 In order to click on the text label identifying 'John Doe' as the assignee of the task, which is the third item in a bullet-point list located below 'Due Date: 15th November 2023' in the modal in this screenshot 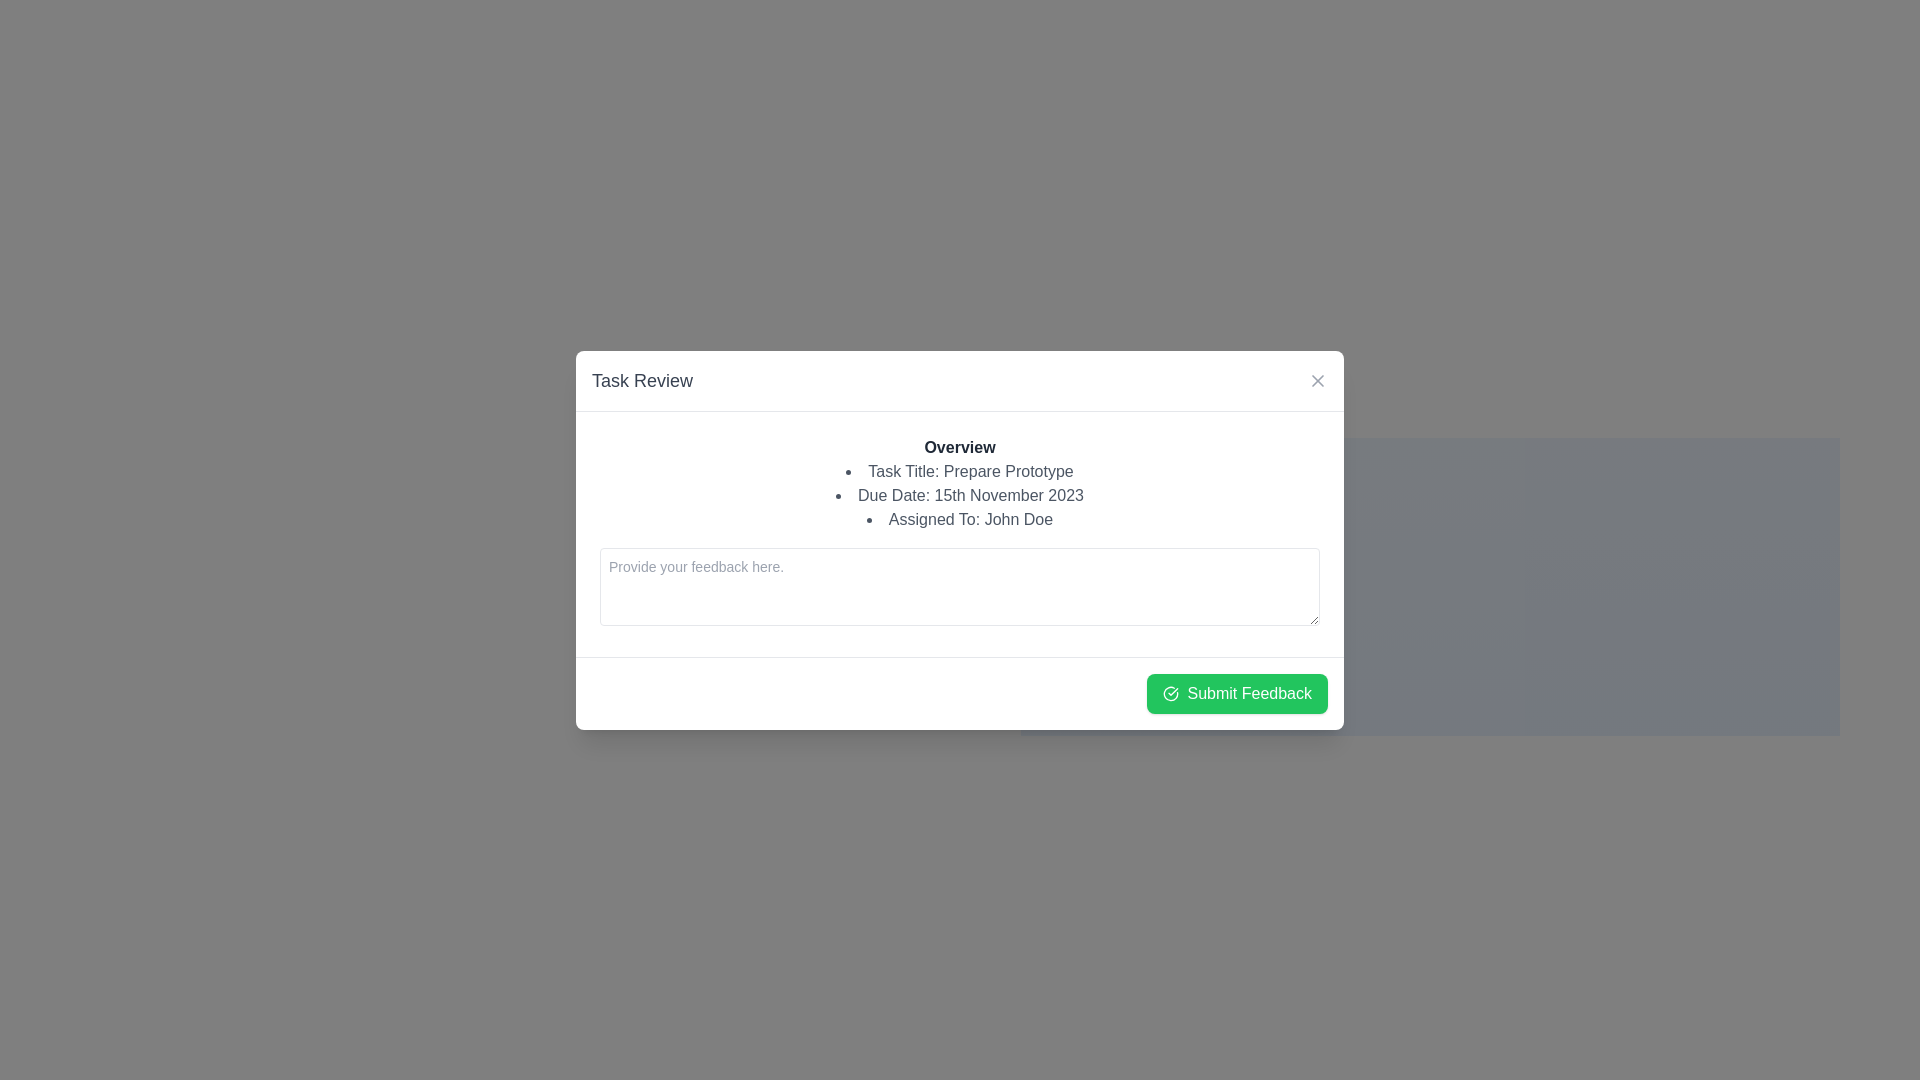, I will do `click(960, 518)`.